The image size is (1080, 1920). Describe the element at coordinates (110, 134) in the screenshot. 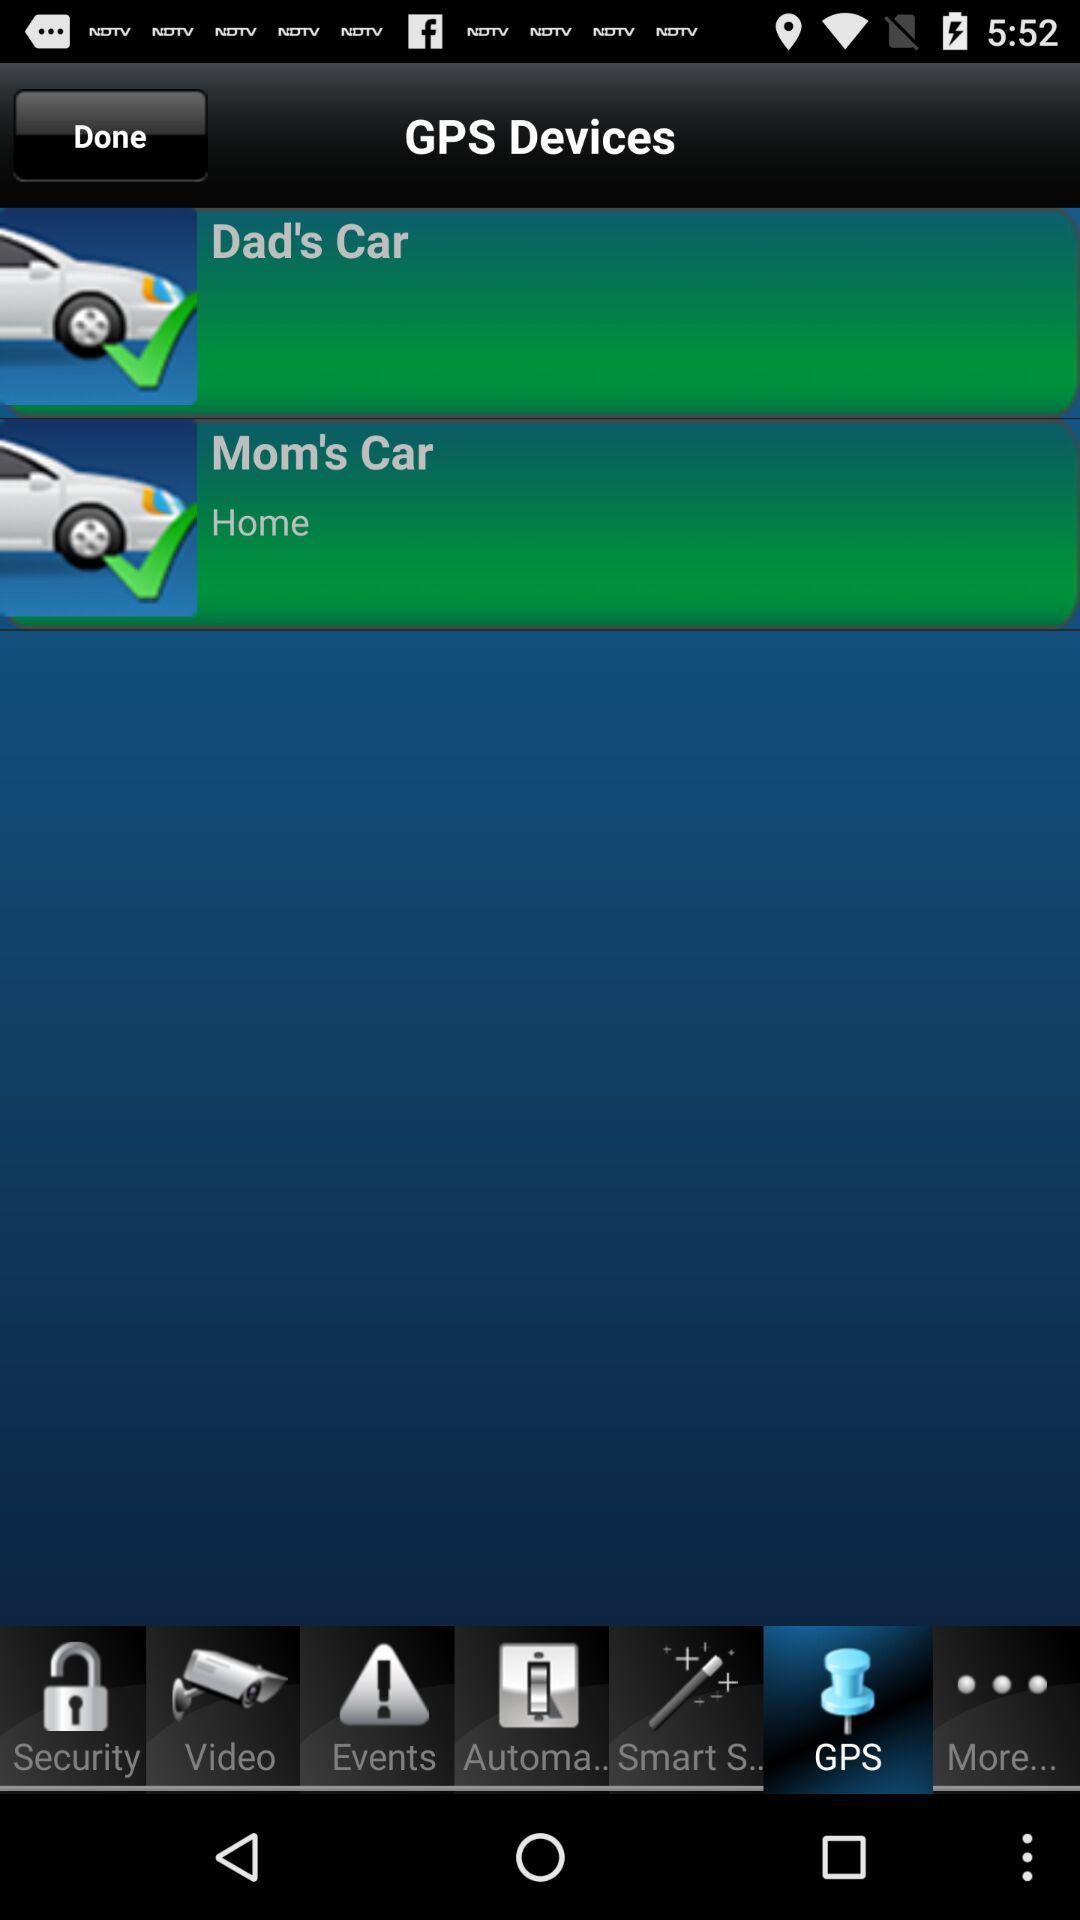

I see `done` at that location.